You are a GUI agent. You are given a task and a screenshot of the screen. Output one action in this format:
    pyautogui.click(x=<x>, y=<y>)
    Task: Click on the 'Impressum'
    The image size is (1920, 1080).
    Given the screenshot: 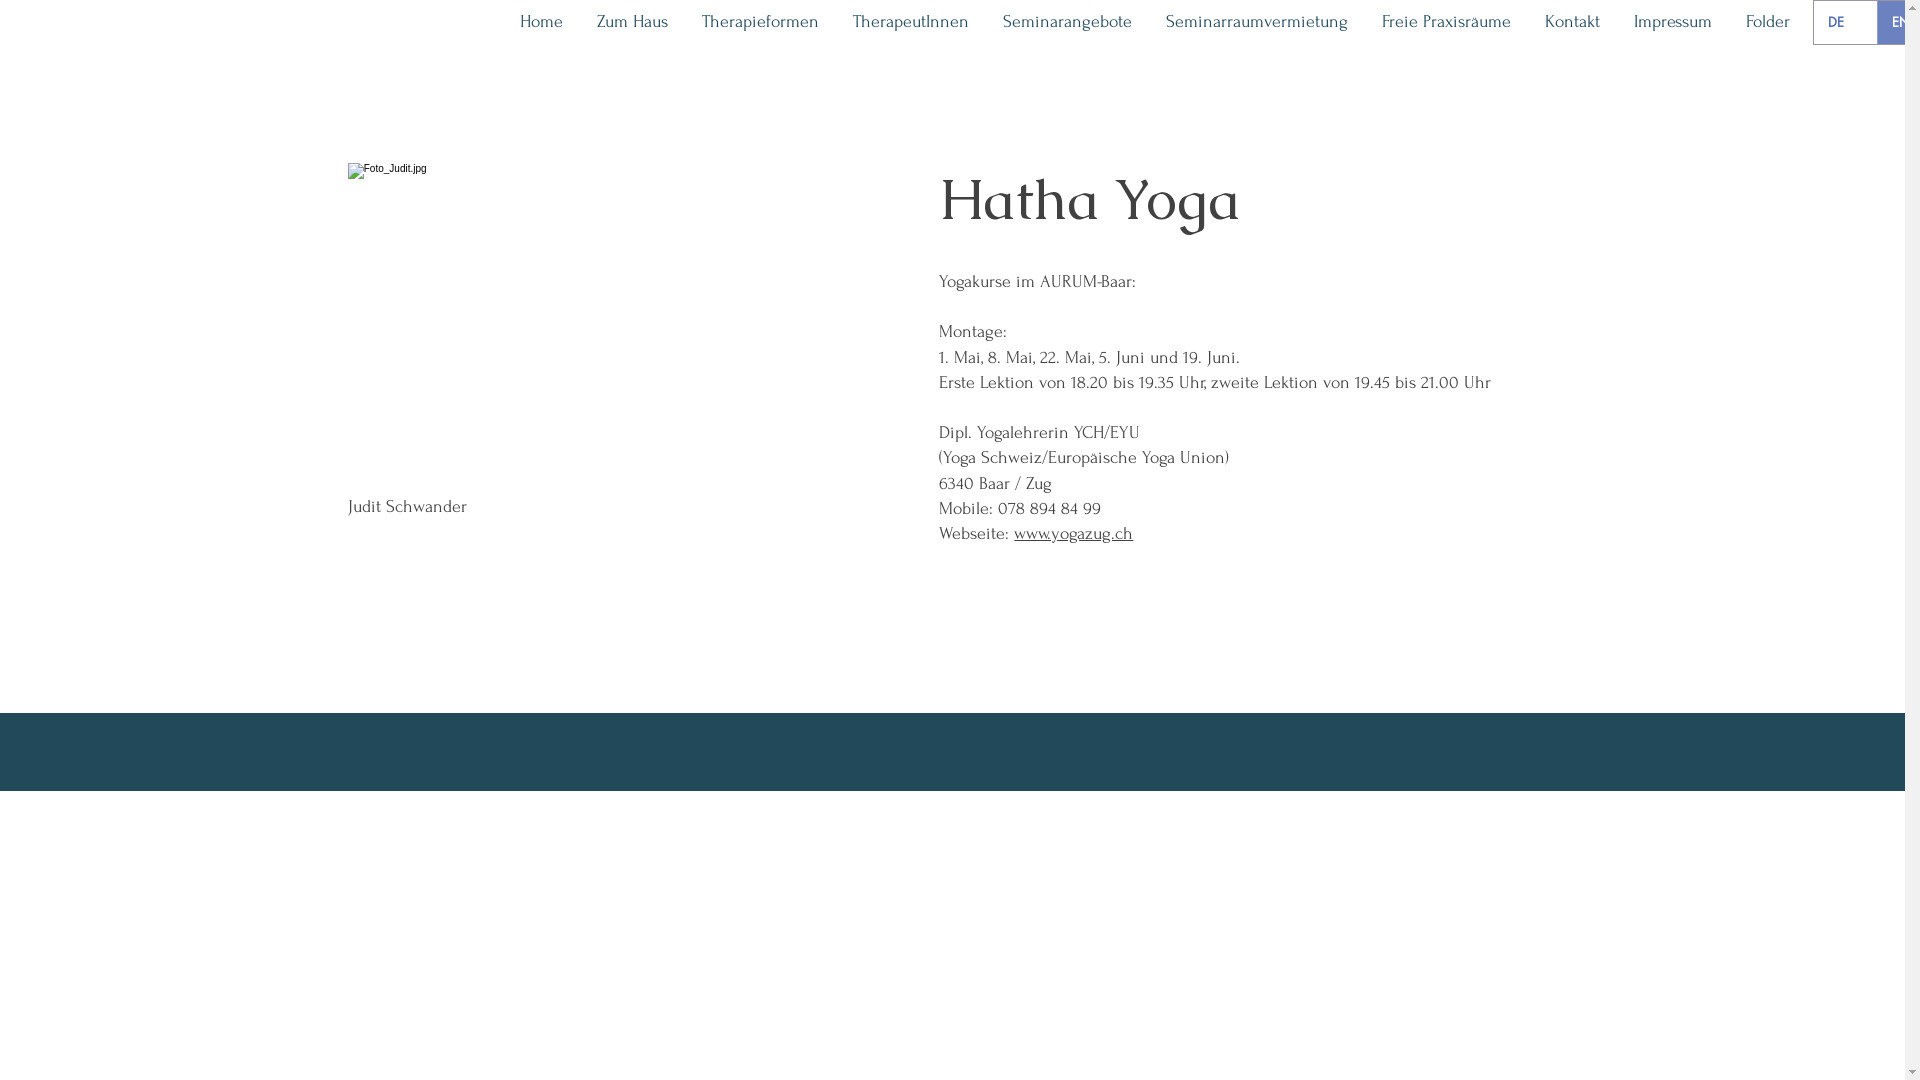 What is the action you would take?
    pyautogui.click(x=1617, y=22)
    